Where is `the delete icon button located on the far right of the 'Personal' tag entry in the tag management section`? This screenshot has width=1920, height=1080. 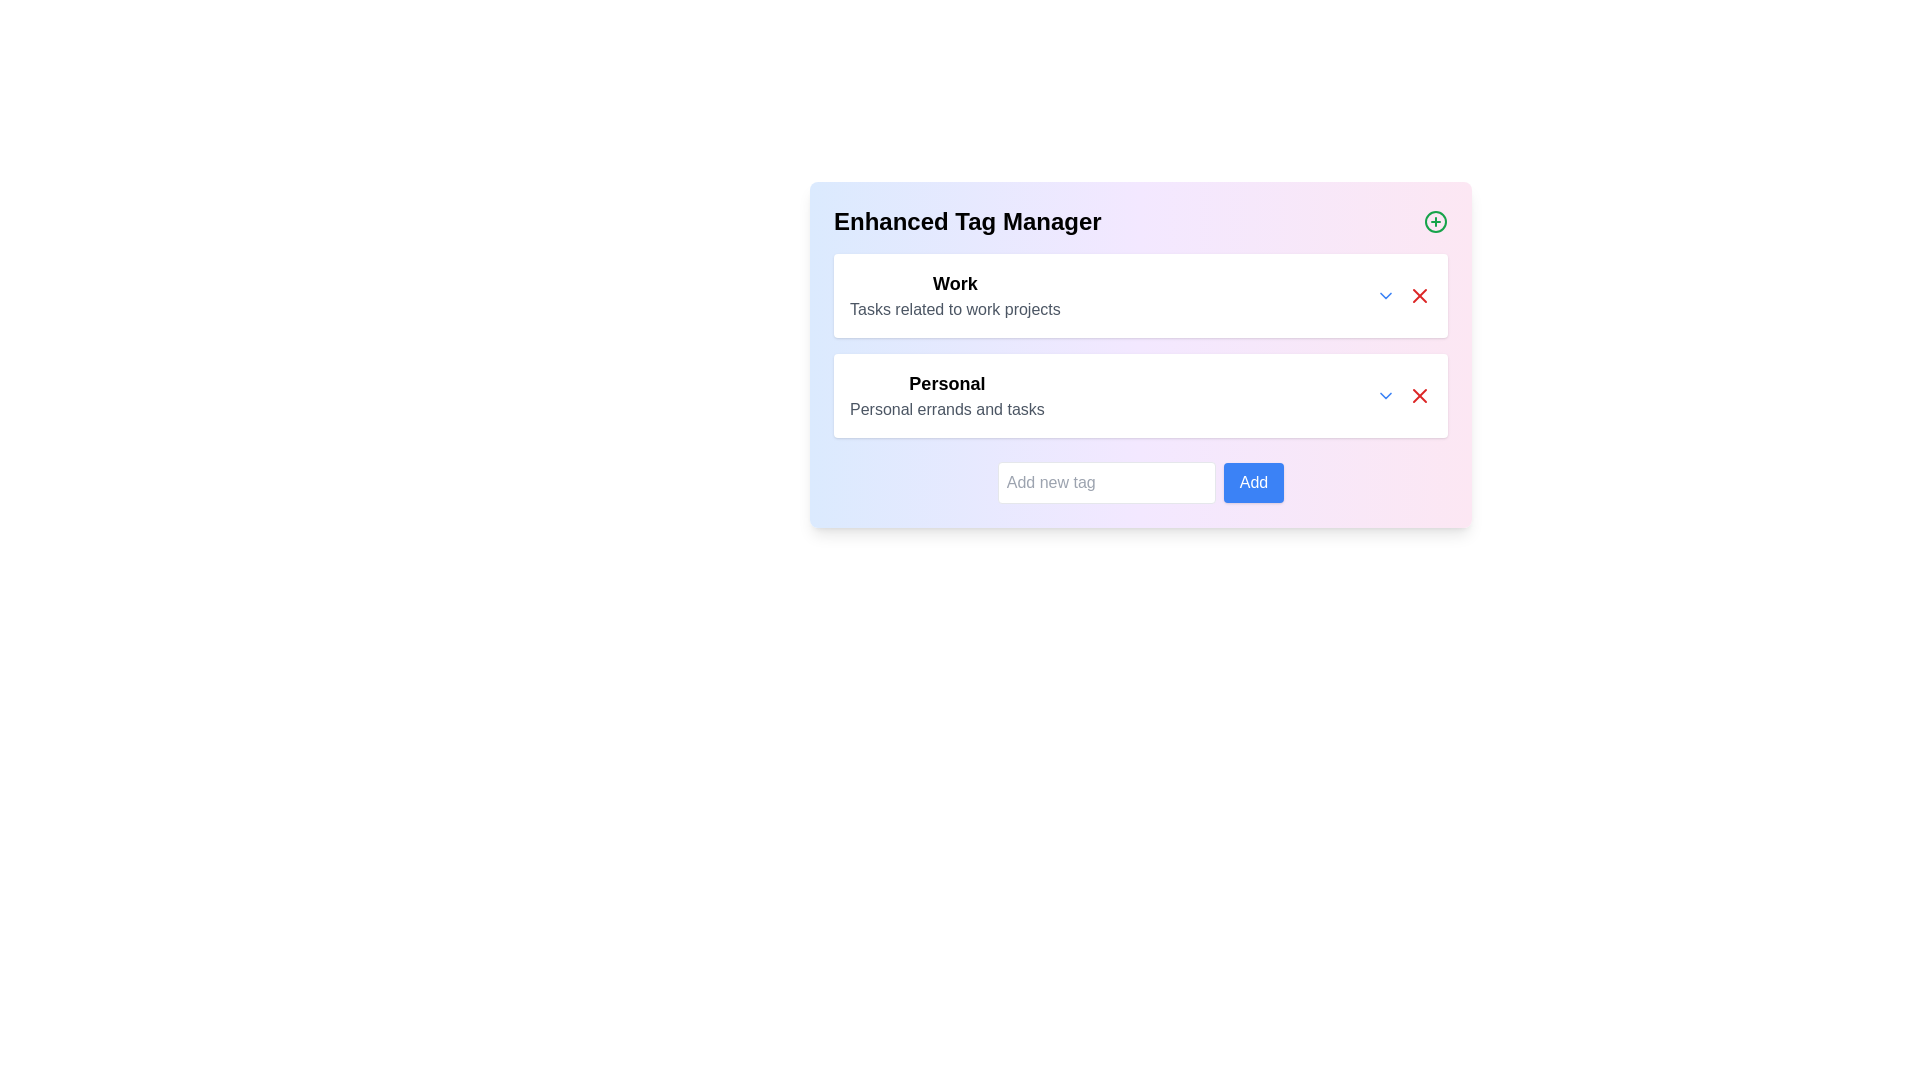 the delete icon button located on the far right of the 'Personal' tag entry in the tag management section is located at coordinates (1419, 396).